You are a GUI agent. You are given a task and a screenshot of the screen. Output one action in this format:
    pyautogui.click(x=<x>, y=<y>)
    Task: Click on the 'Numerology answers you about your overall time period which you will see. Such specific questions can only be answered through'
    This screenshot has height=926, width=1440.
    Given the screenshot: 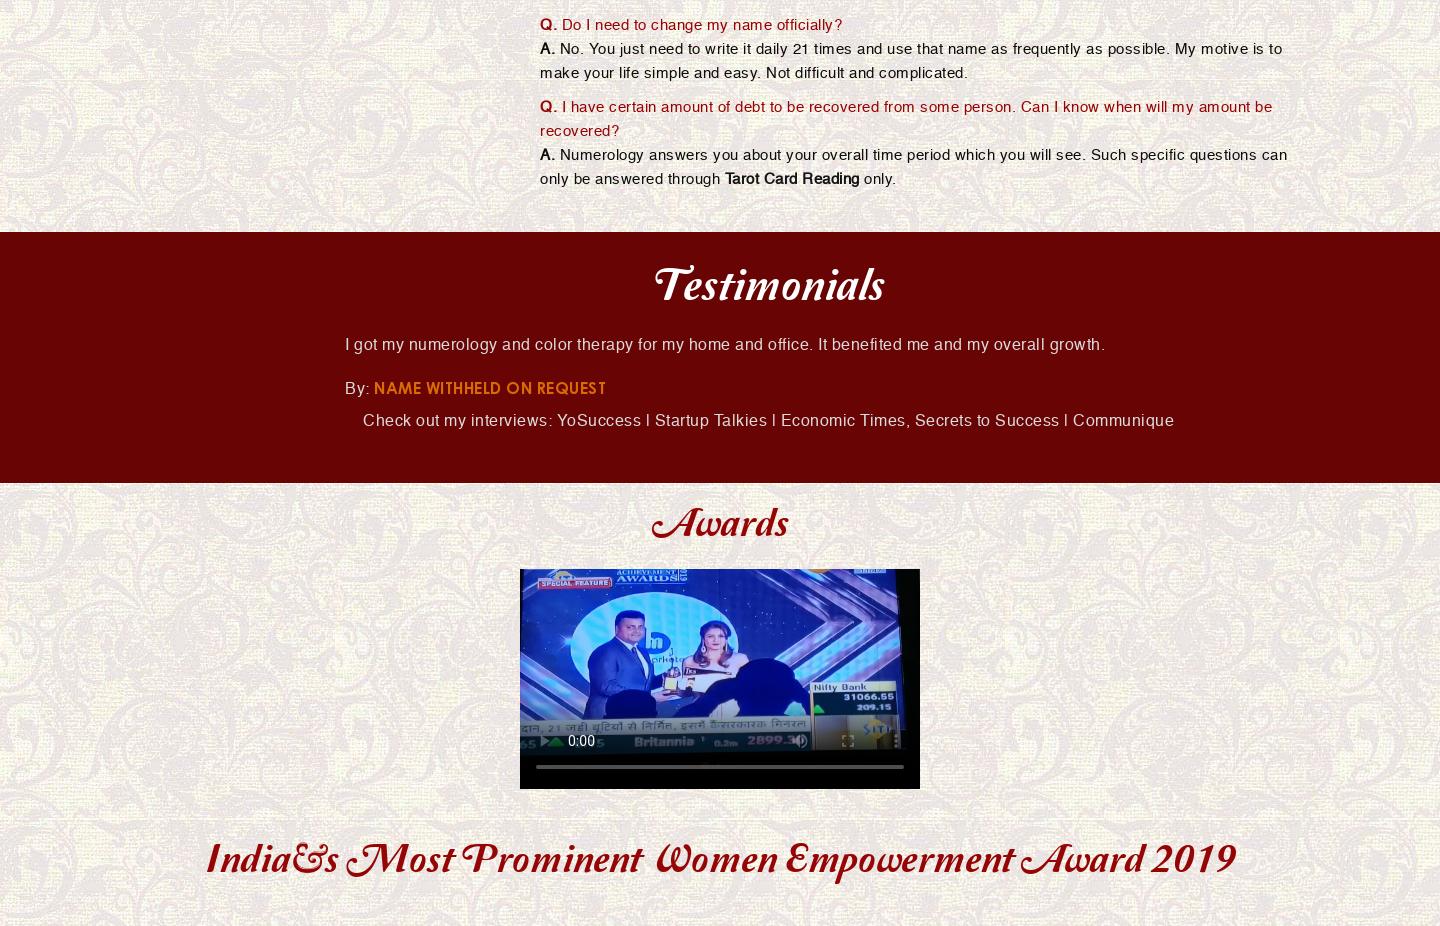 What is the action you would take?
    pyautogui.click(x=913, y=165)
    